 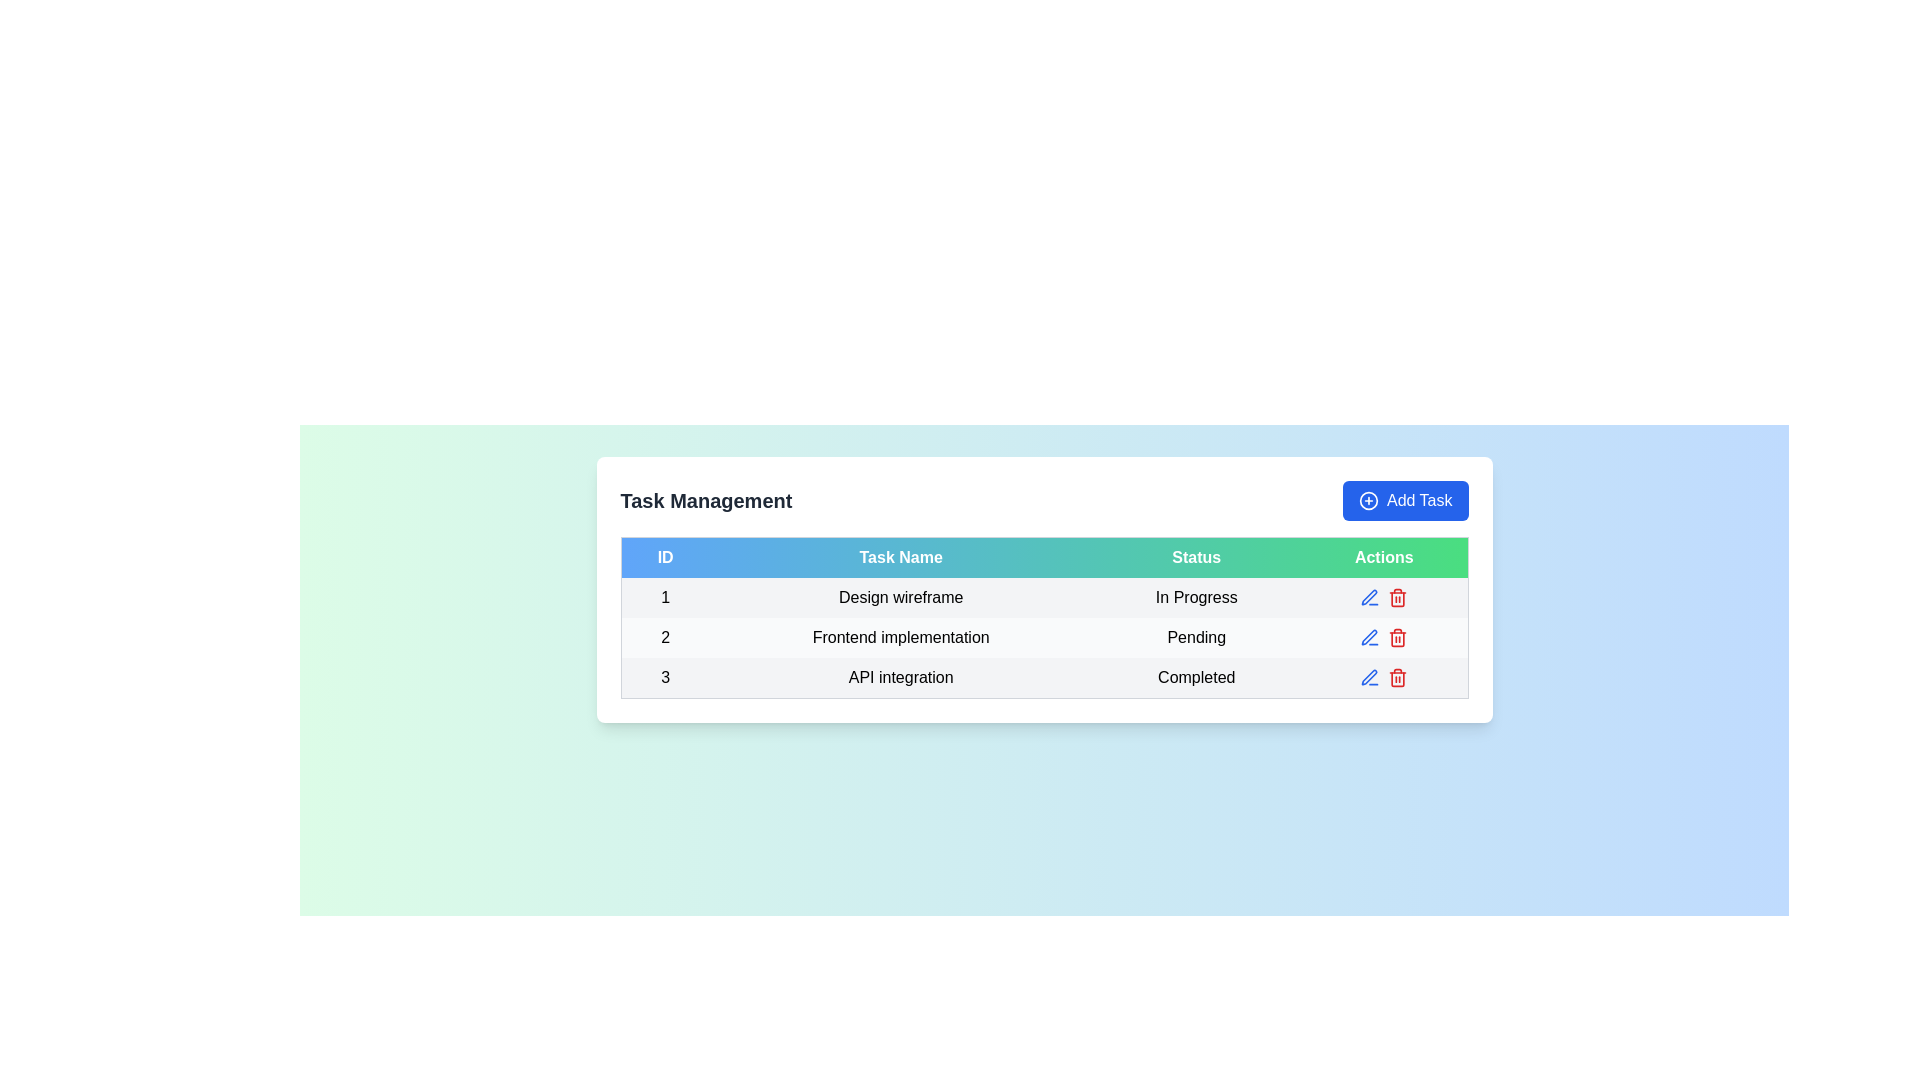 I want to click on text label displaying 'In Progress' in the 'Status' column of the task management table, so click(x=1196, y=596).